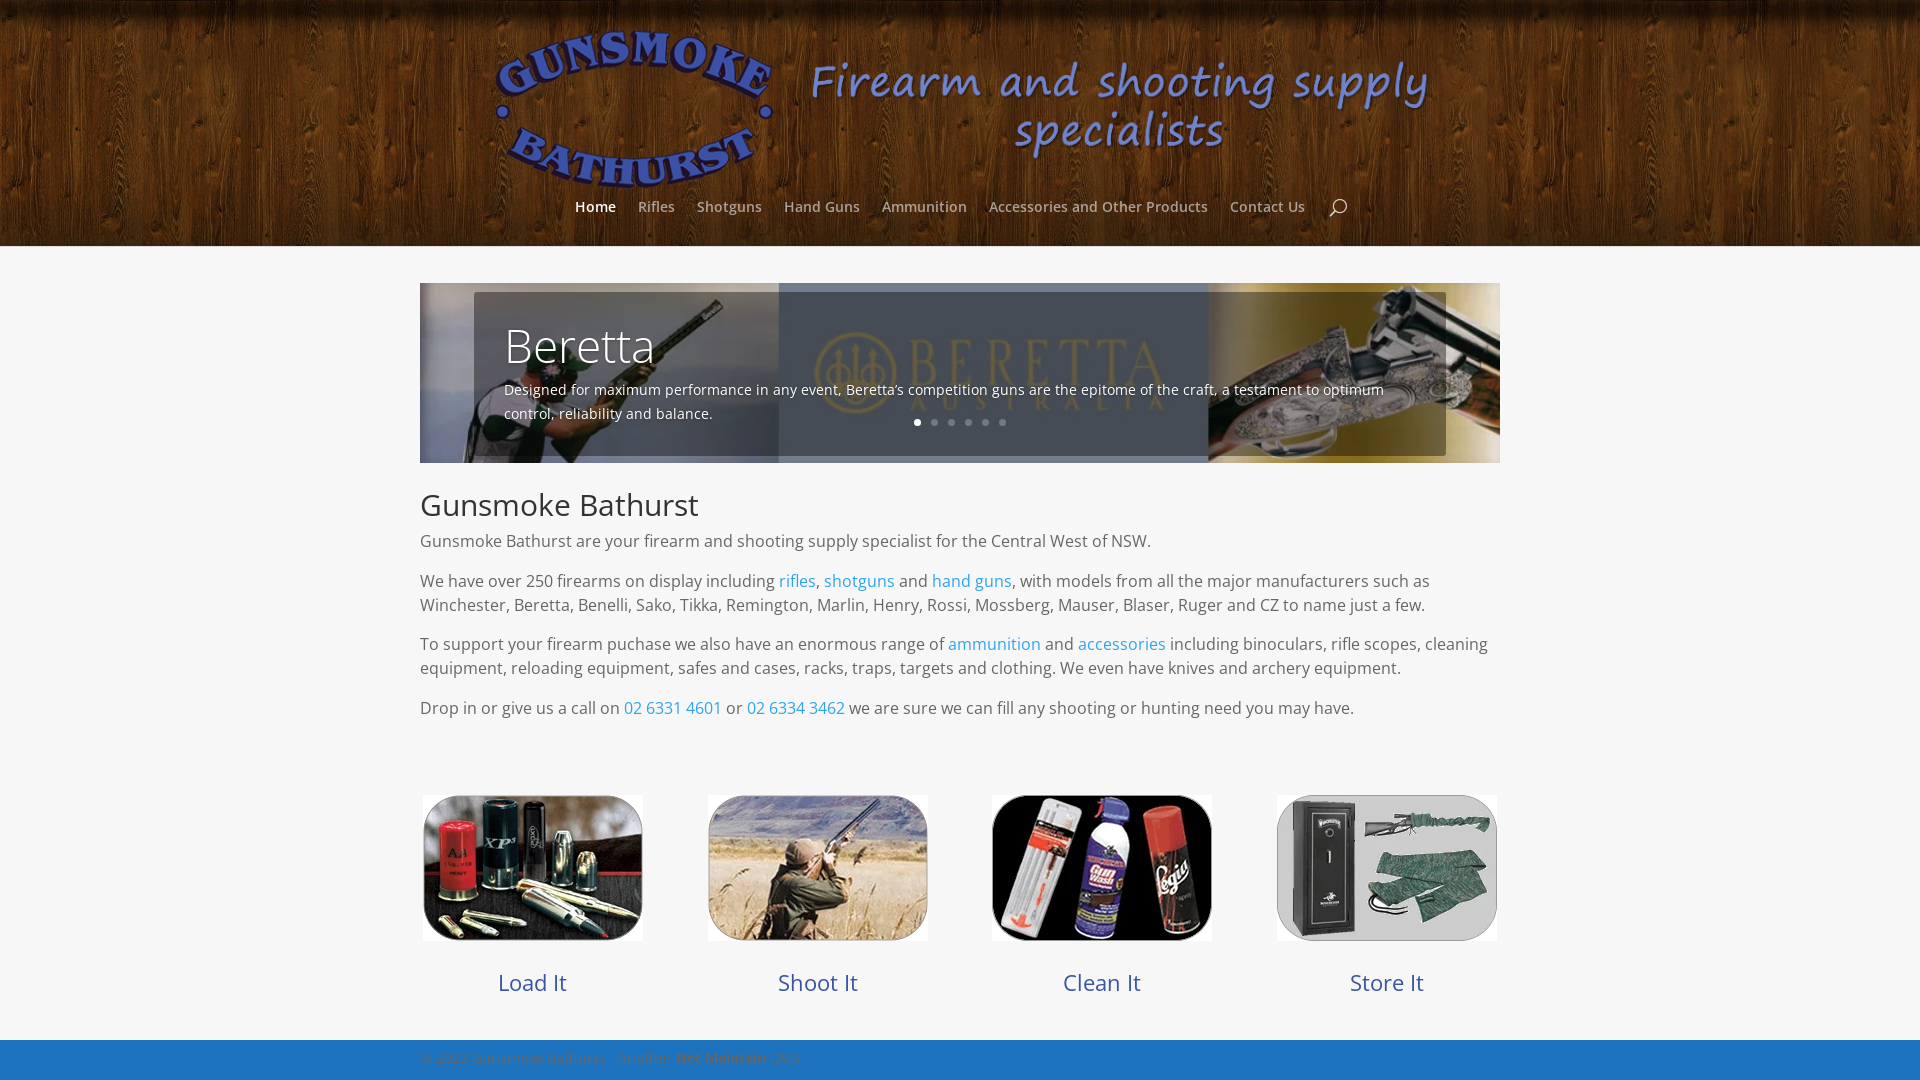 The height and width of the screenshot is (1080, 1920). I want to click on '02 6331 4601', so click(623, 707).